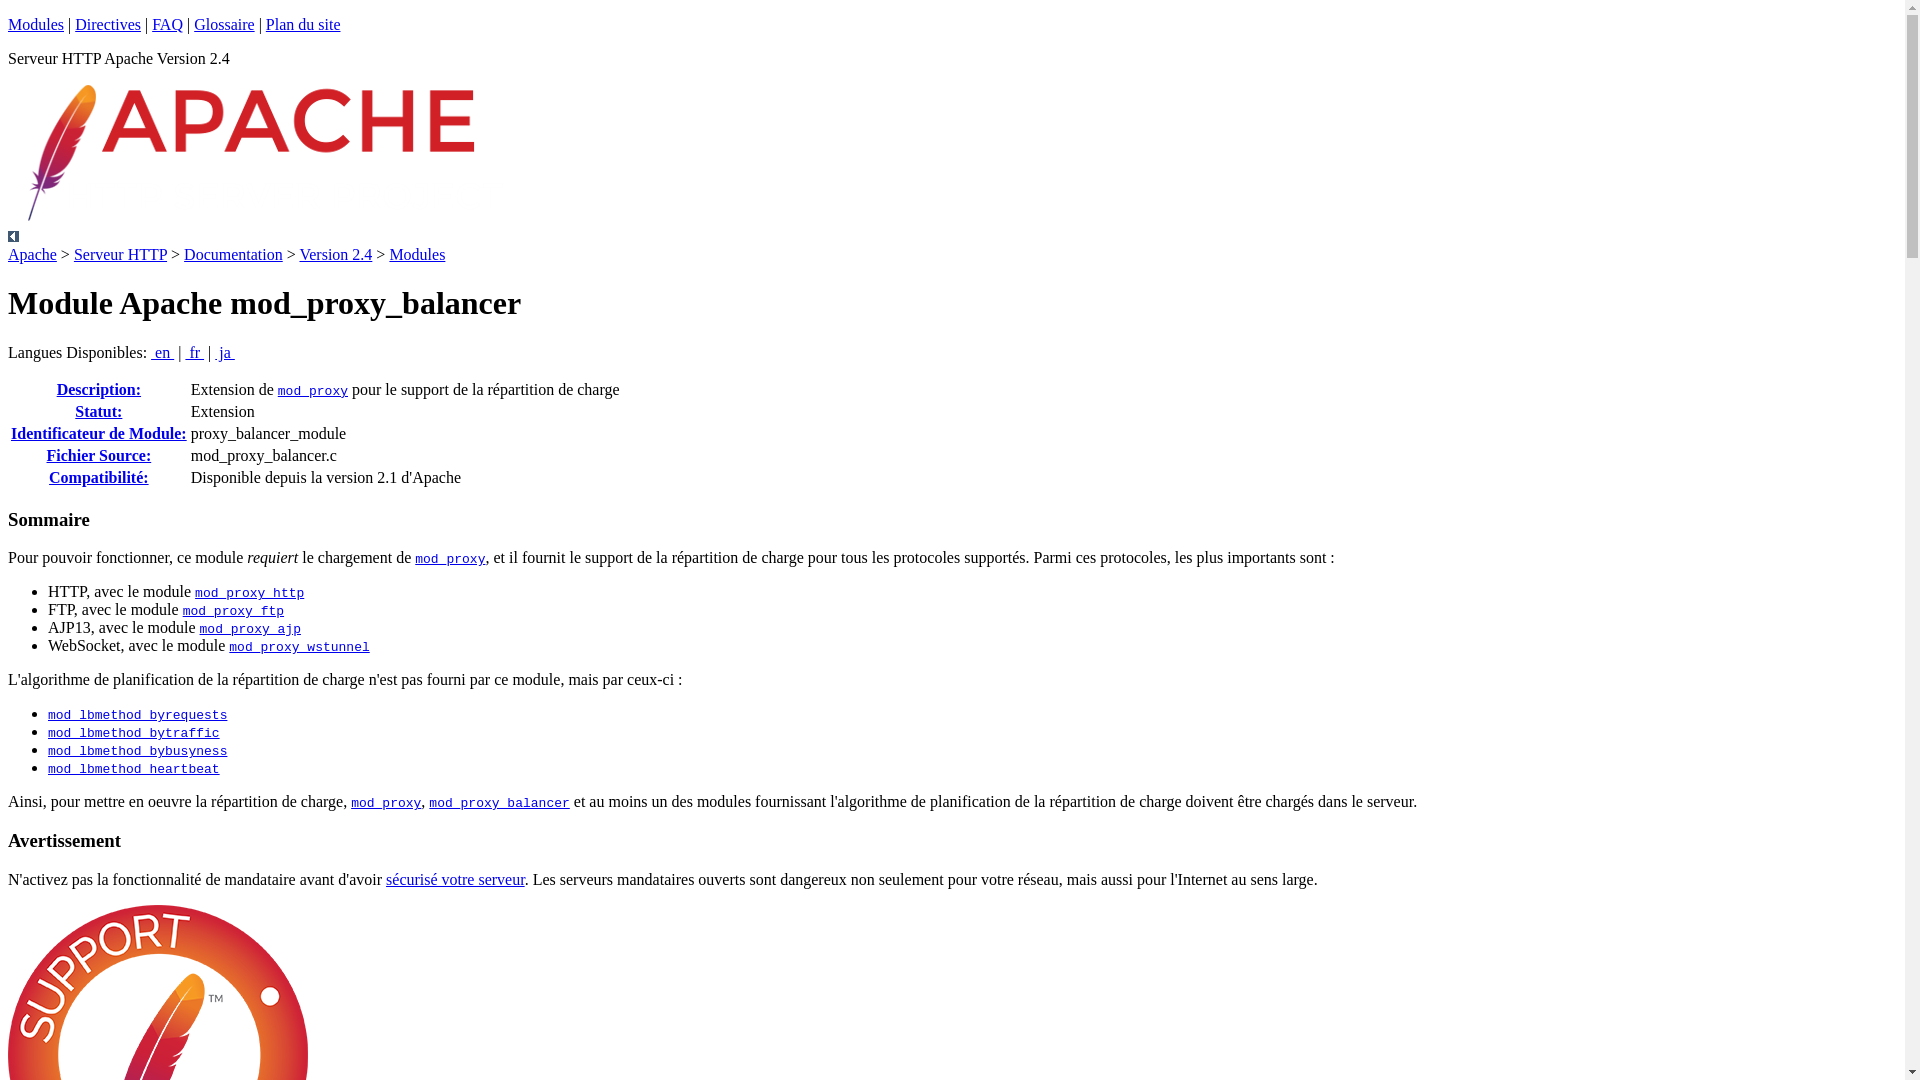 Image resolution: width=1920 pixels, height=1080 pixels. I want to click on 'Plan du site', so click(302, 24).